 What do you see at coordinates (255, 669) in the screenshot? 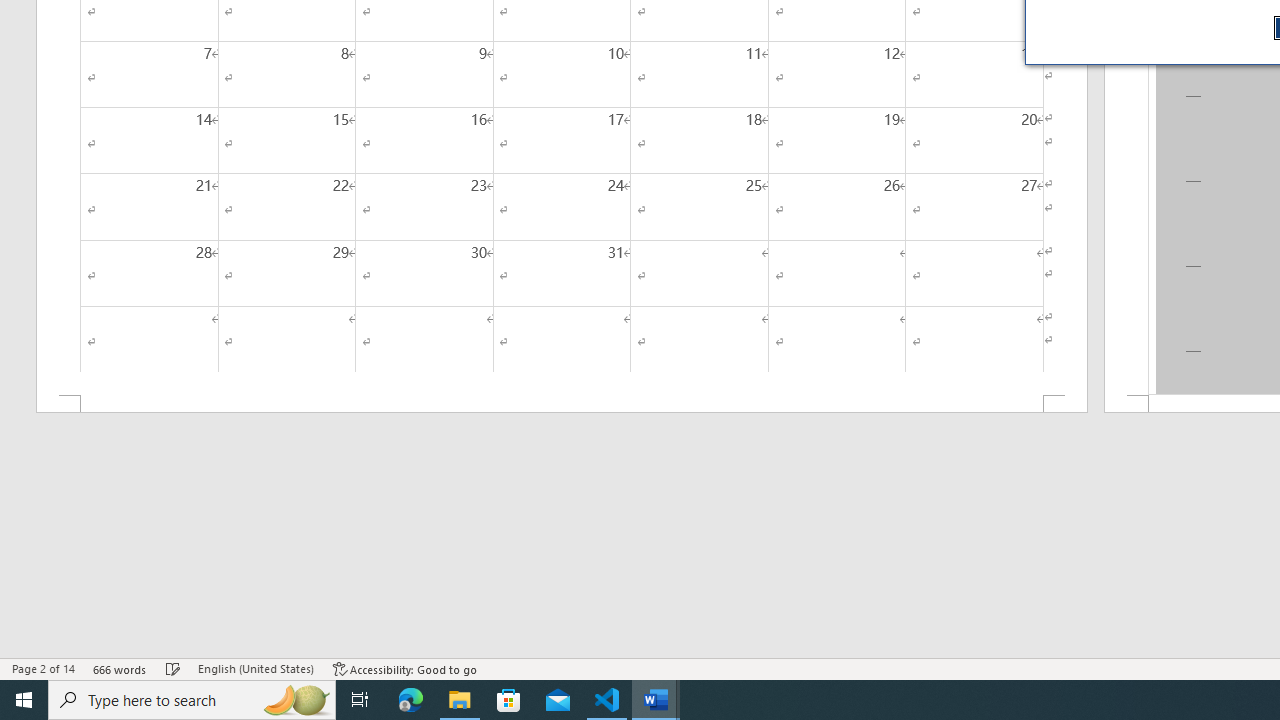
I see `'Language English (United States)'` at bounding box center [255, 669].